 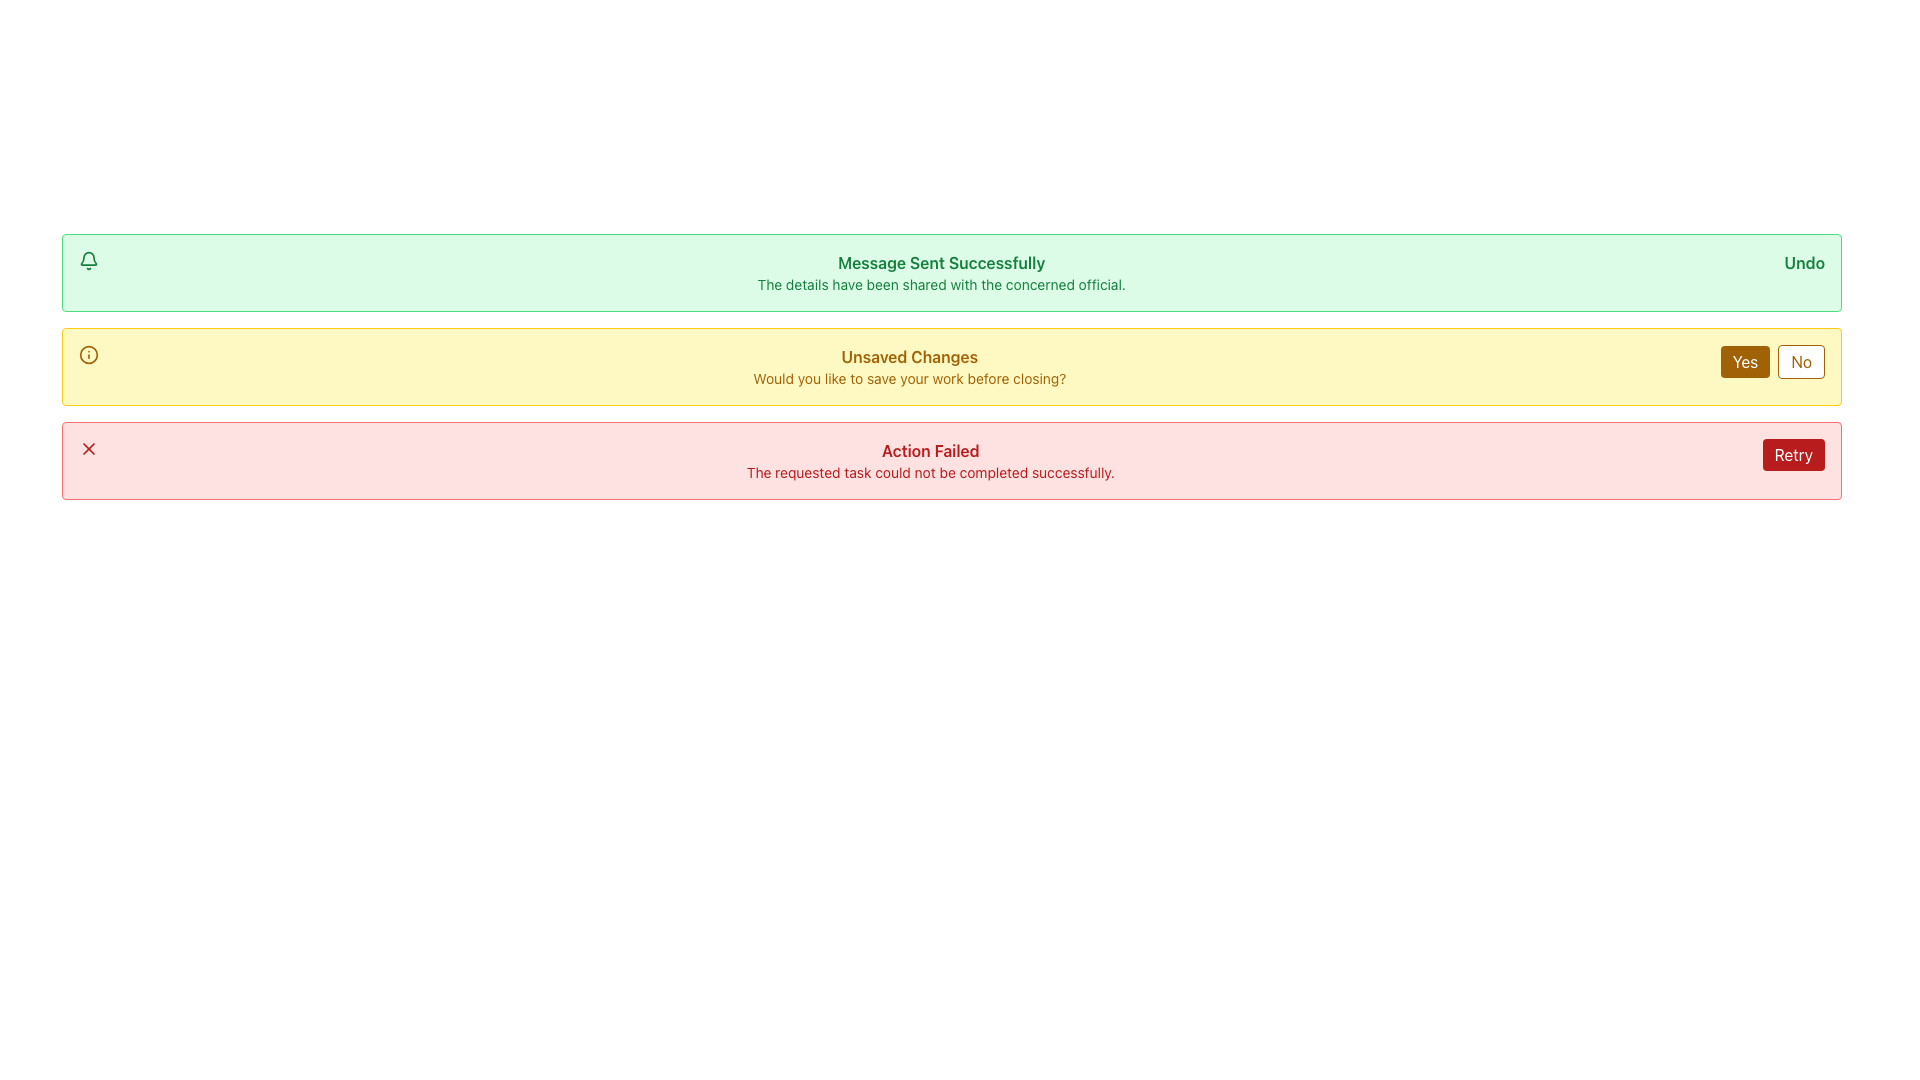 I want to click on message text from the Notification modal that alerts the user about unsaved changes, located between the 'Message Sent Successfully' and 'Action Failed' boxes, so click(x=950, y=366).